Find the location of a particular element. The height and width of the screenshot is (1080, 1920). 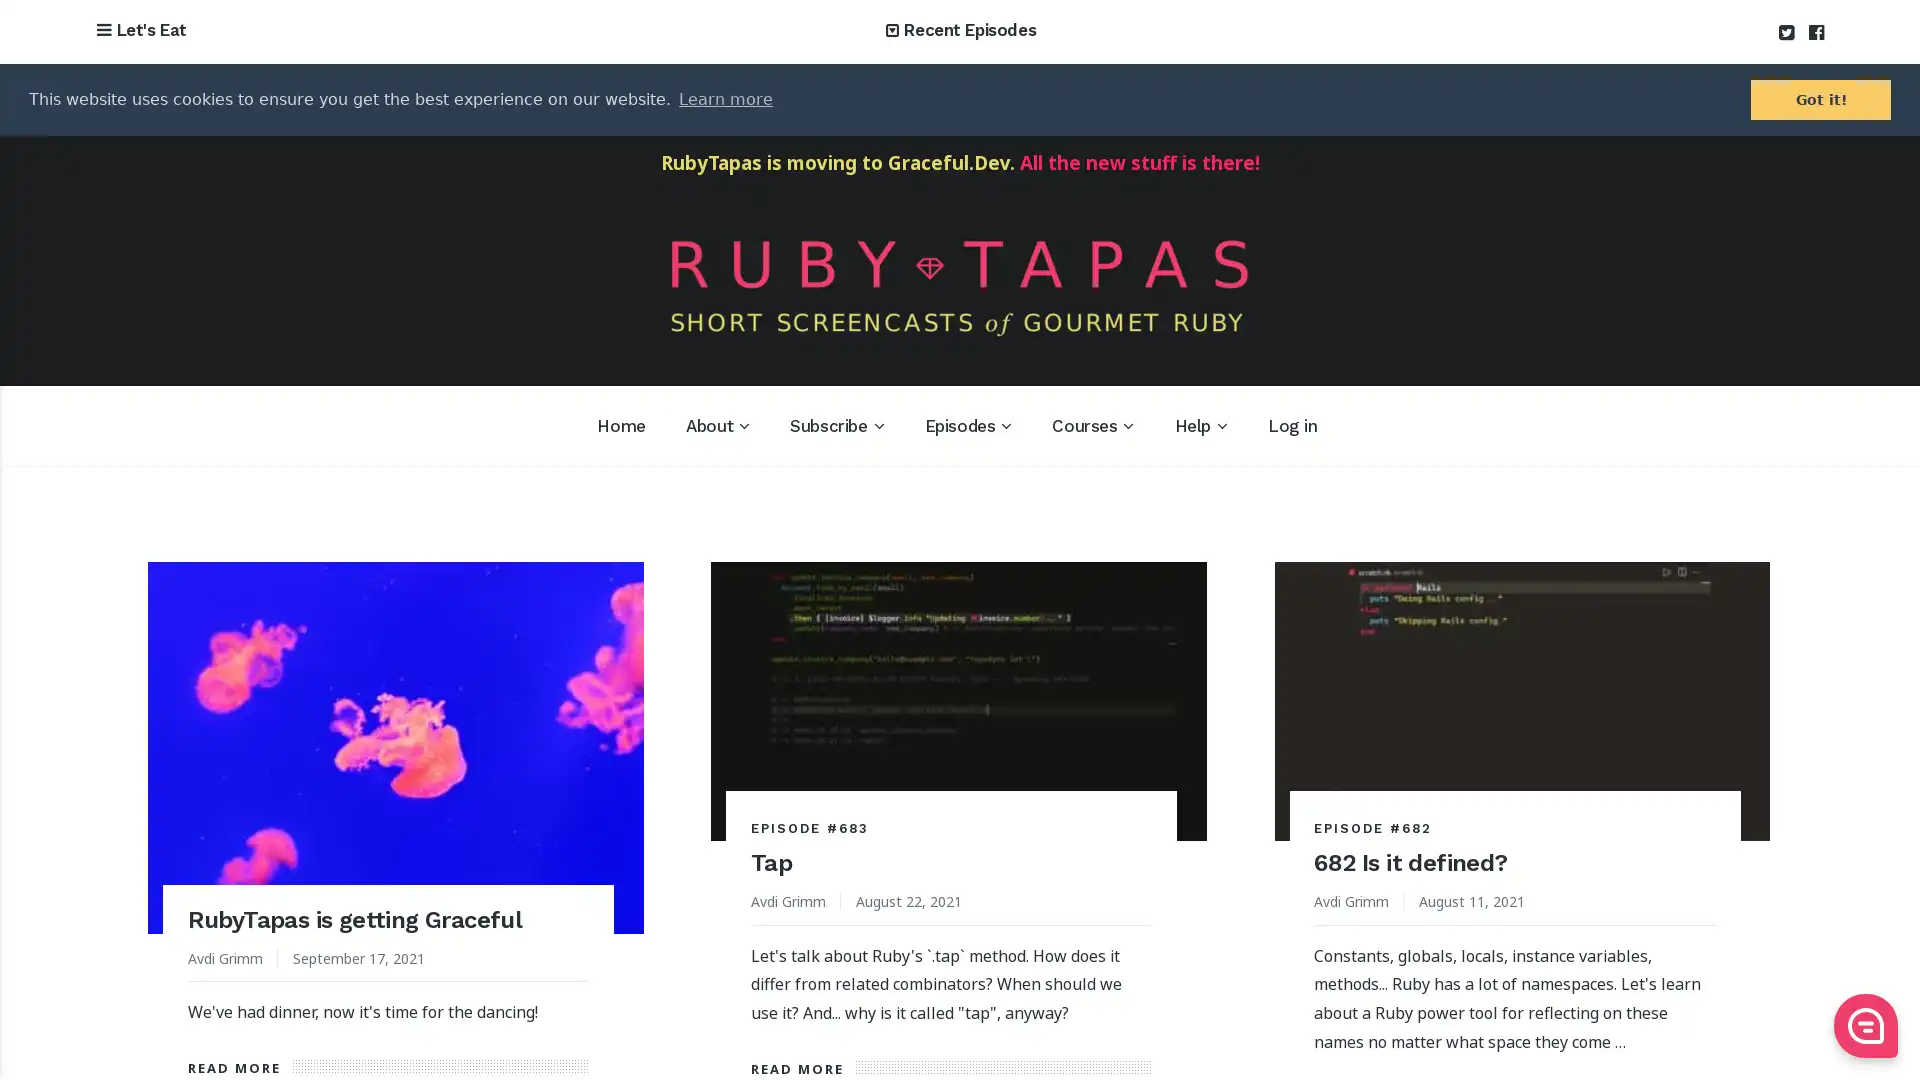

dismiss cookie message is located at coordinates (1820, 99).